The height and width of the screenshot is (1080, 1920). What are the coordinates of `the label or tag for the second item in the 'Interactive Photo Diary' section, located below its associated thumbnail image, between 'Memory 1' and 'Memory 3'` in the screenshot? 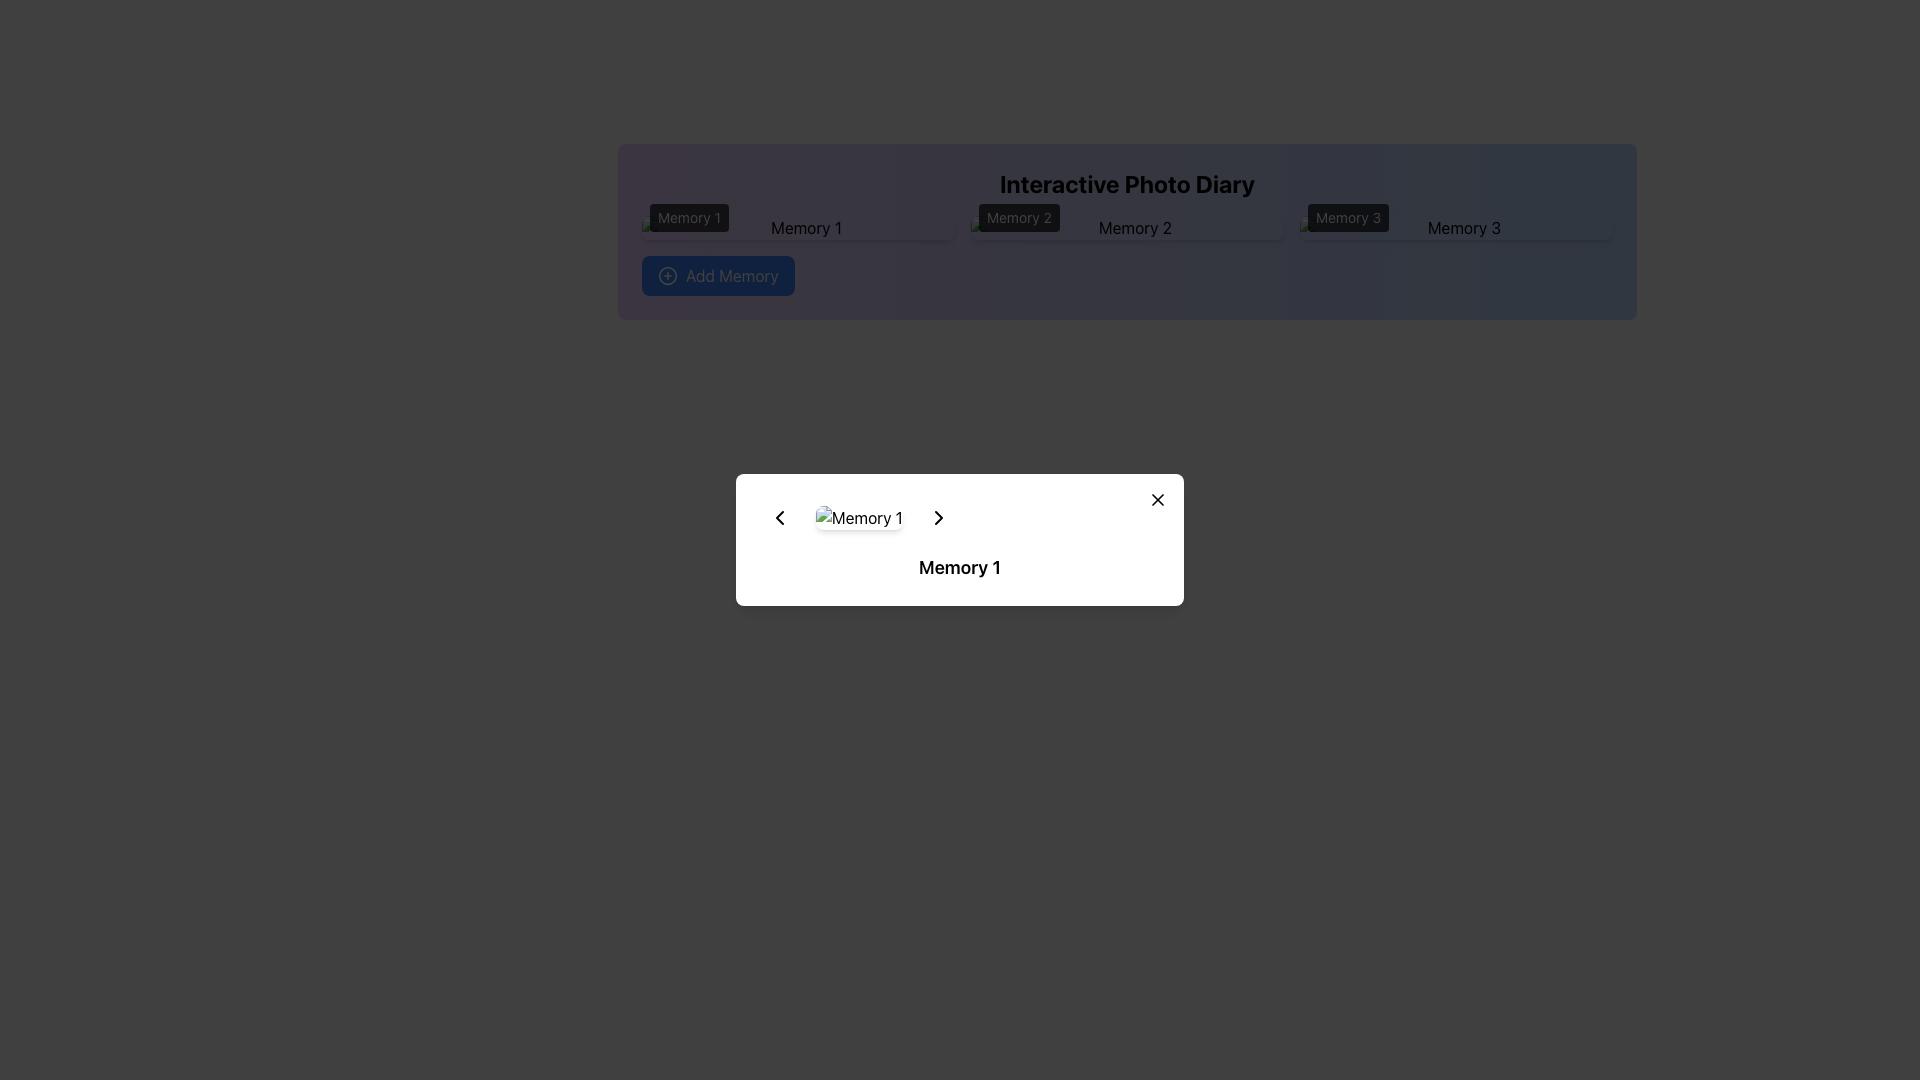 It's located at (1019, 218).